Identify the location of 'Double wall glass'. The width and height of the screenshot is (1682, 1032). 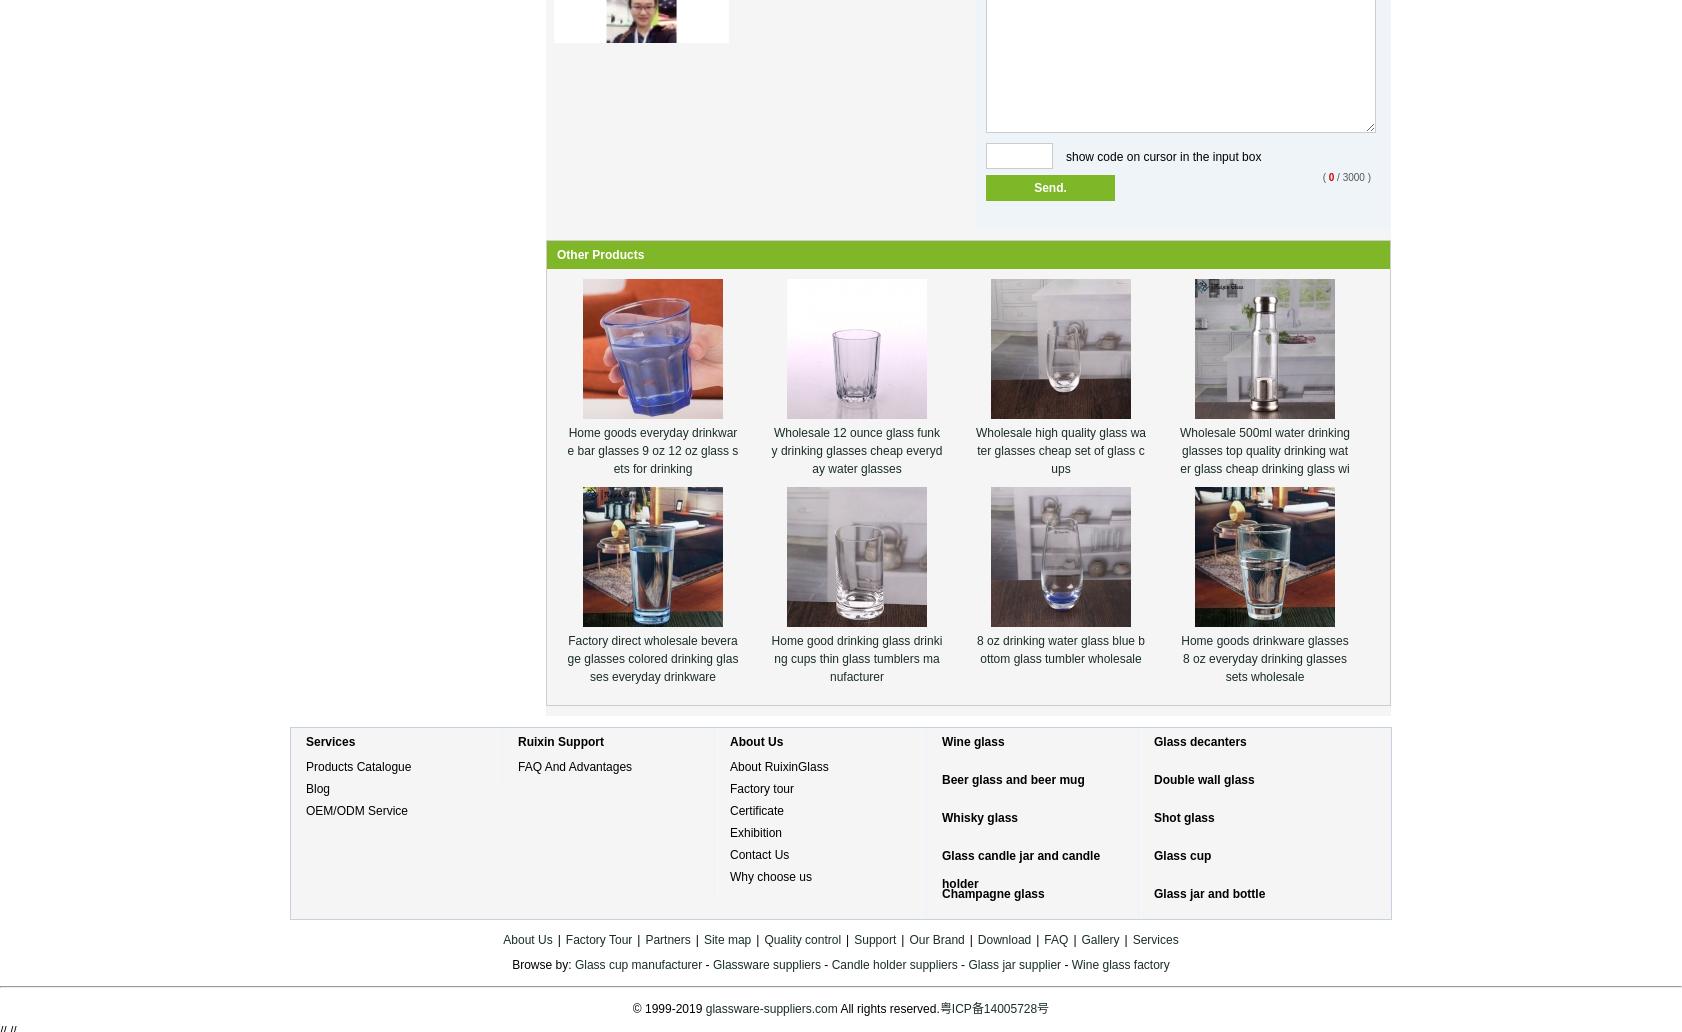
(1202, 779).